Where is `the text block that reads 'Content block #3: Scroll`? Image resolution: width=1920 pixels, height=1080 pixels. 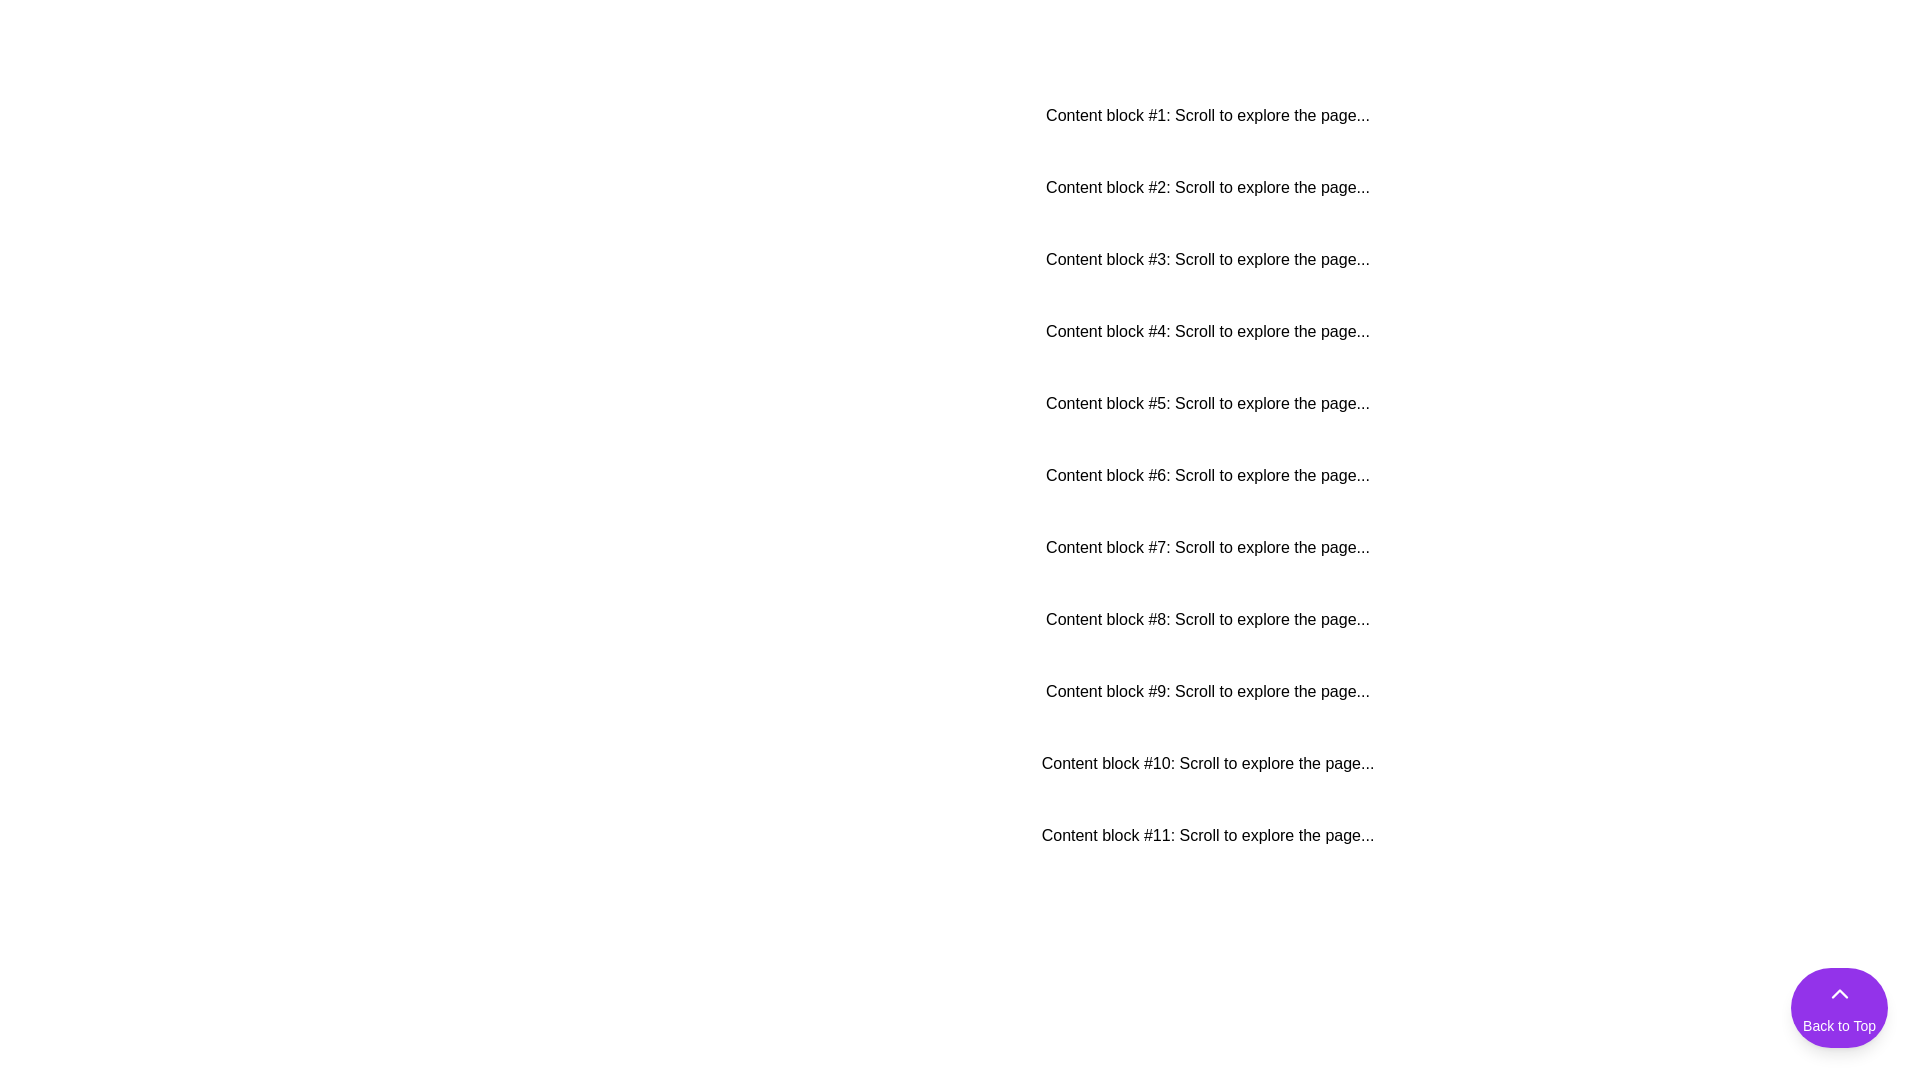 the text block that reads 'Content block #3: Scroll is located at coordinates (1207, 258).